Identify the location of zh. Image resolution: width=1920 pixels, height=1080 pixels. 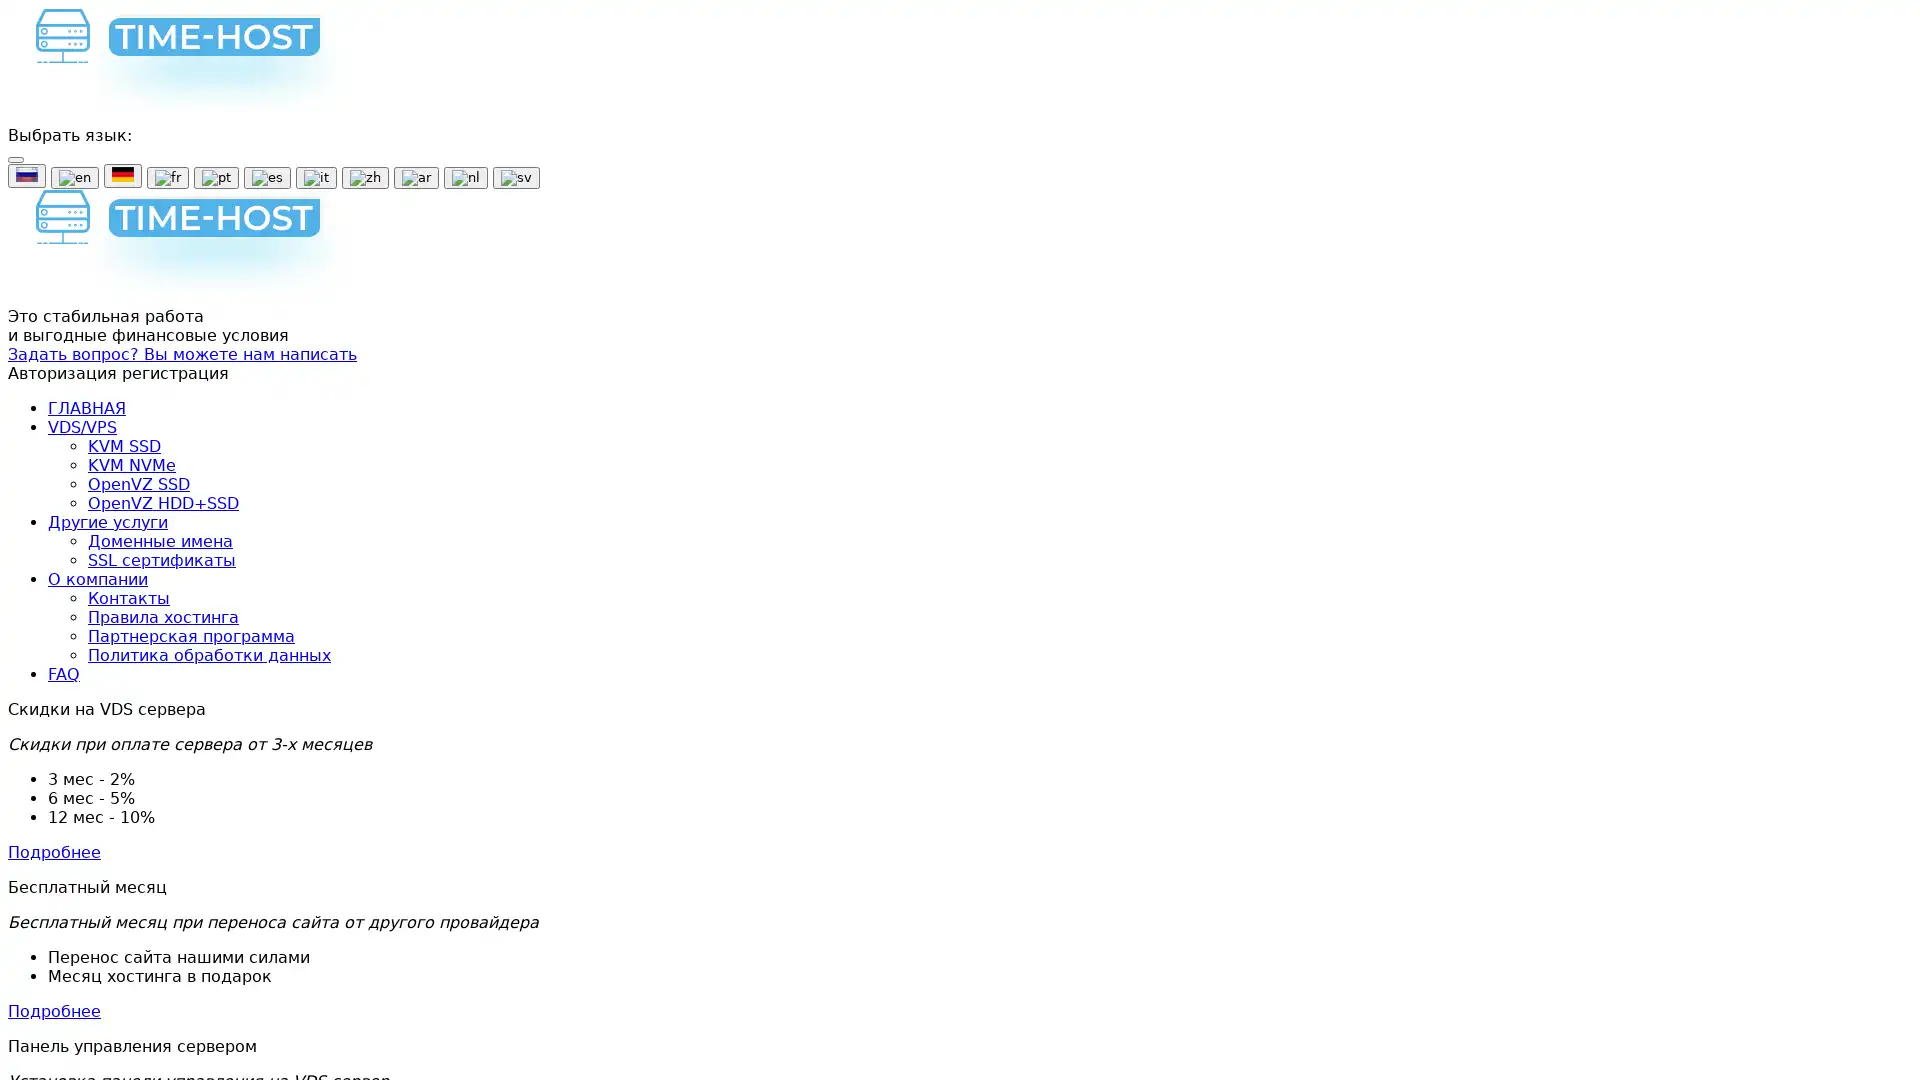
(365, 176).